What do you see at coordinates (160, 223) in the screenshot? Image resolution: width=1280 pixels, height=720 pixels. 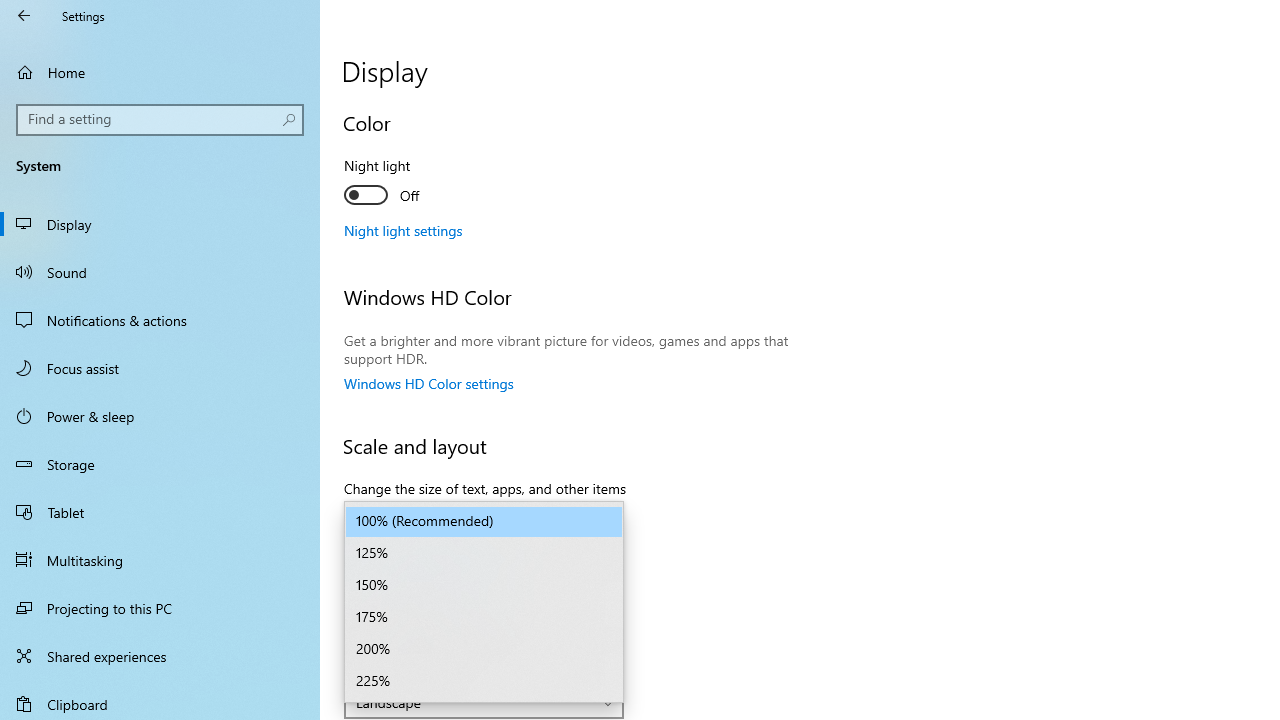 I see `'Display'` at bounding box center [160, 223].